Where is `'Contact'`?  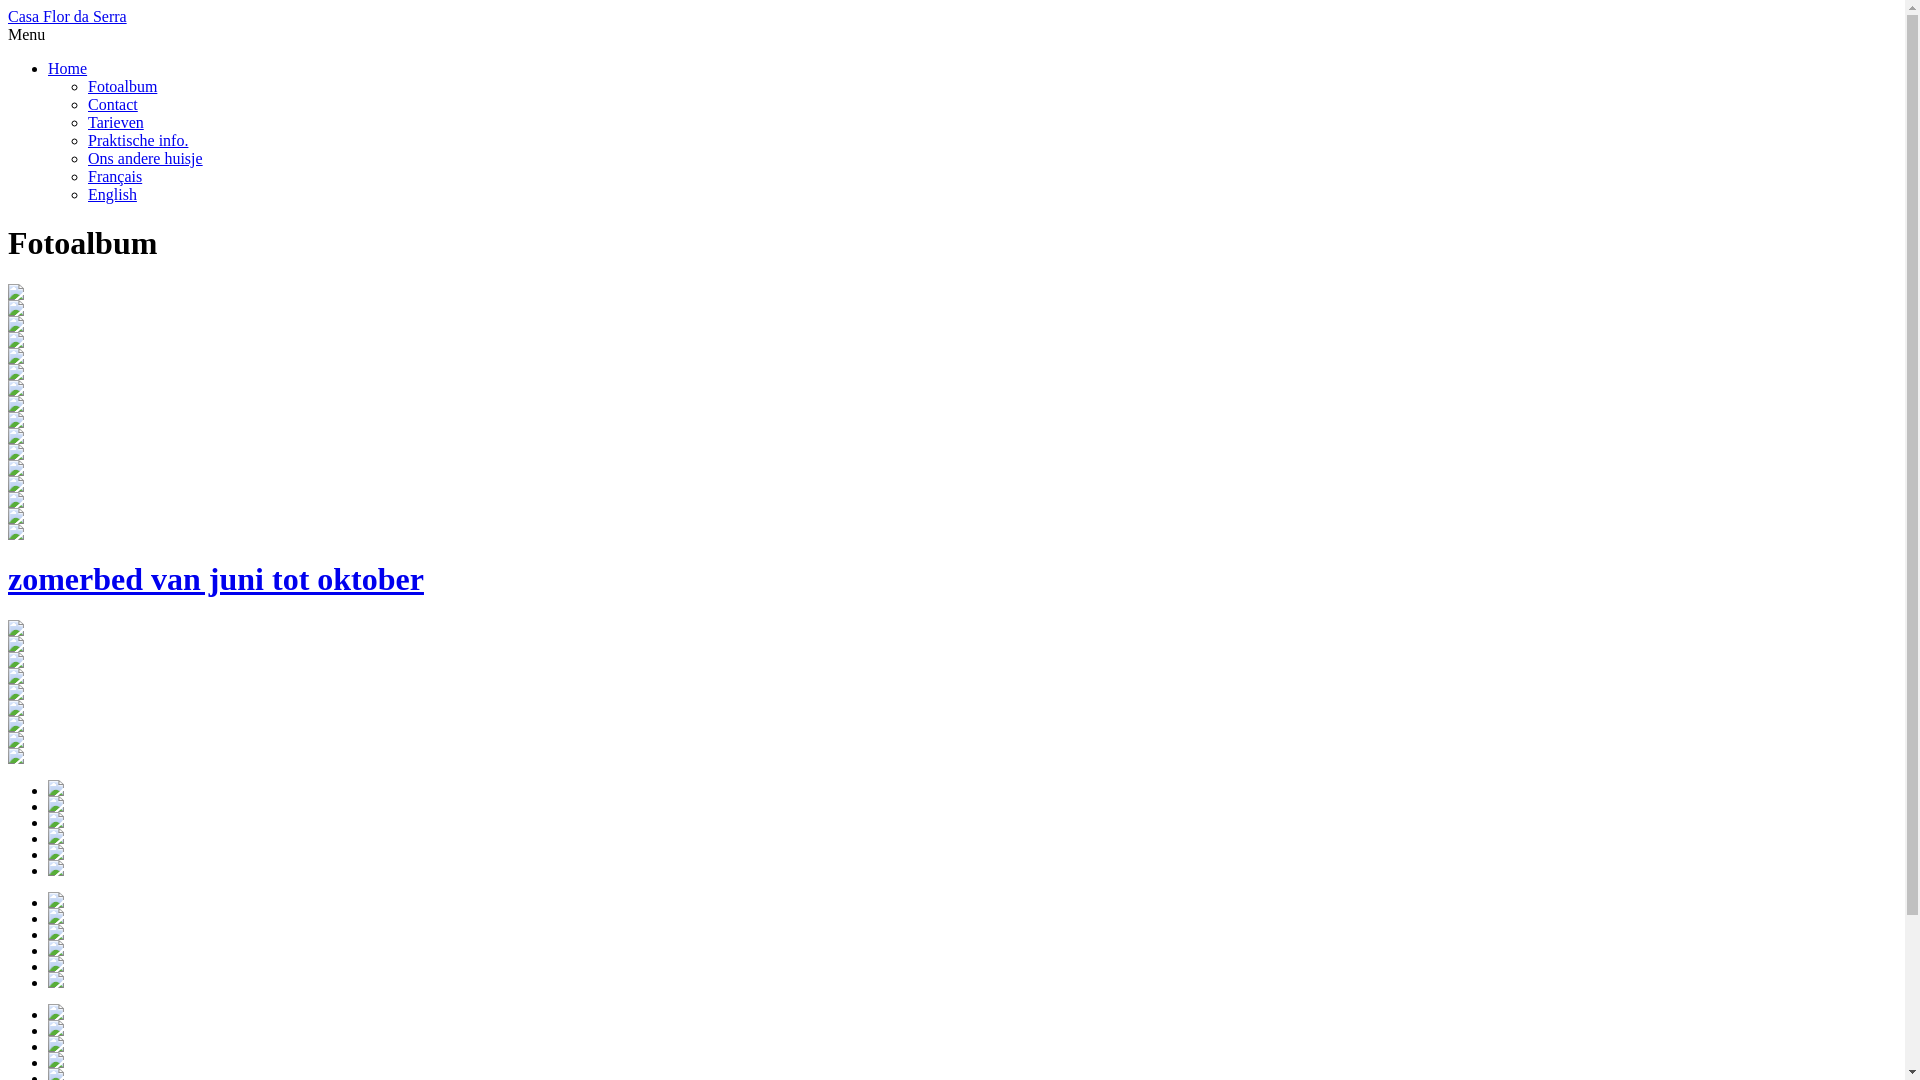
'Contact' is located at coordinates (86, 104).